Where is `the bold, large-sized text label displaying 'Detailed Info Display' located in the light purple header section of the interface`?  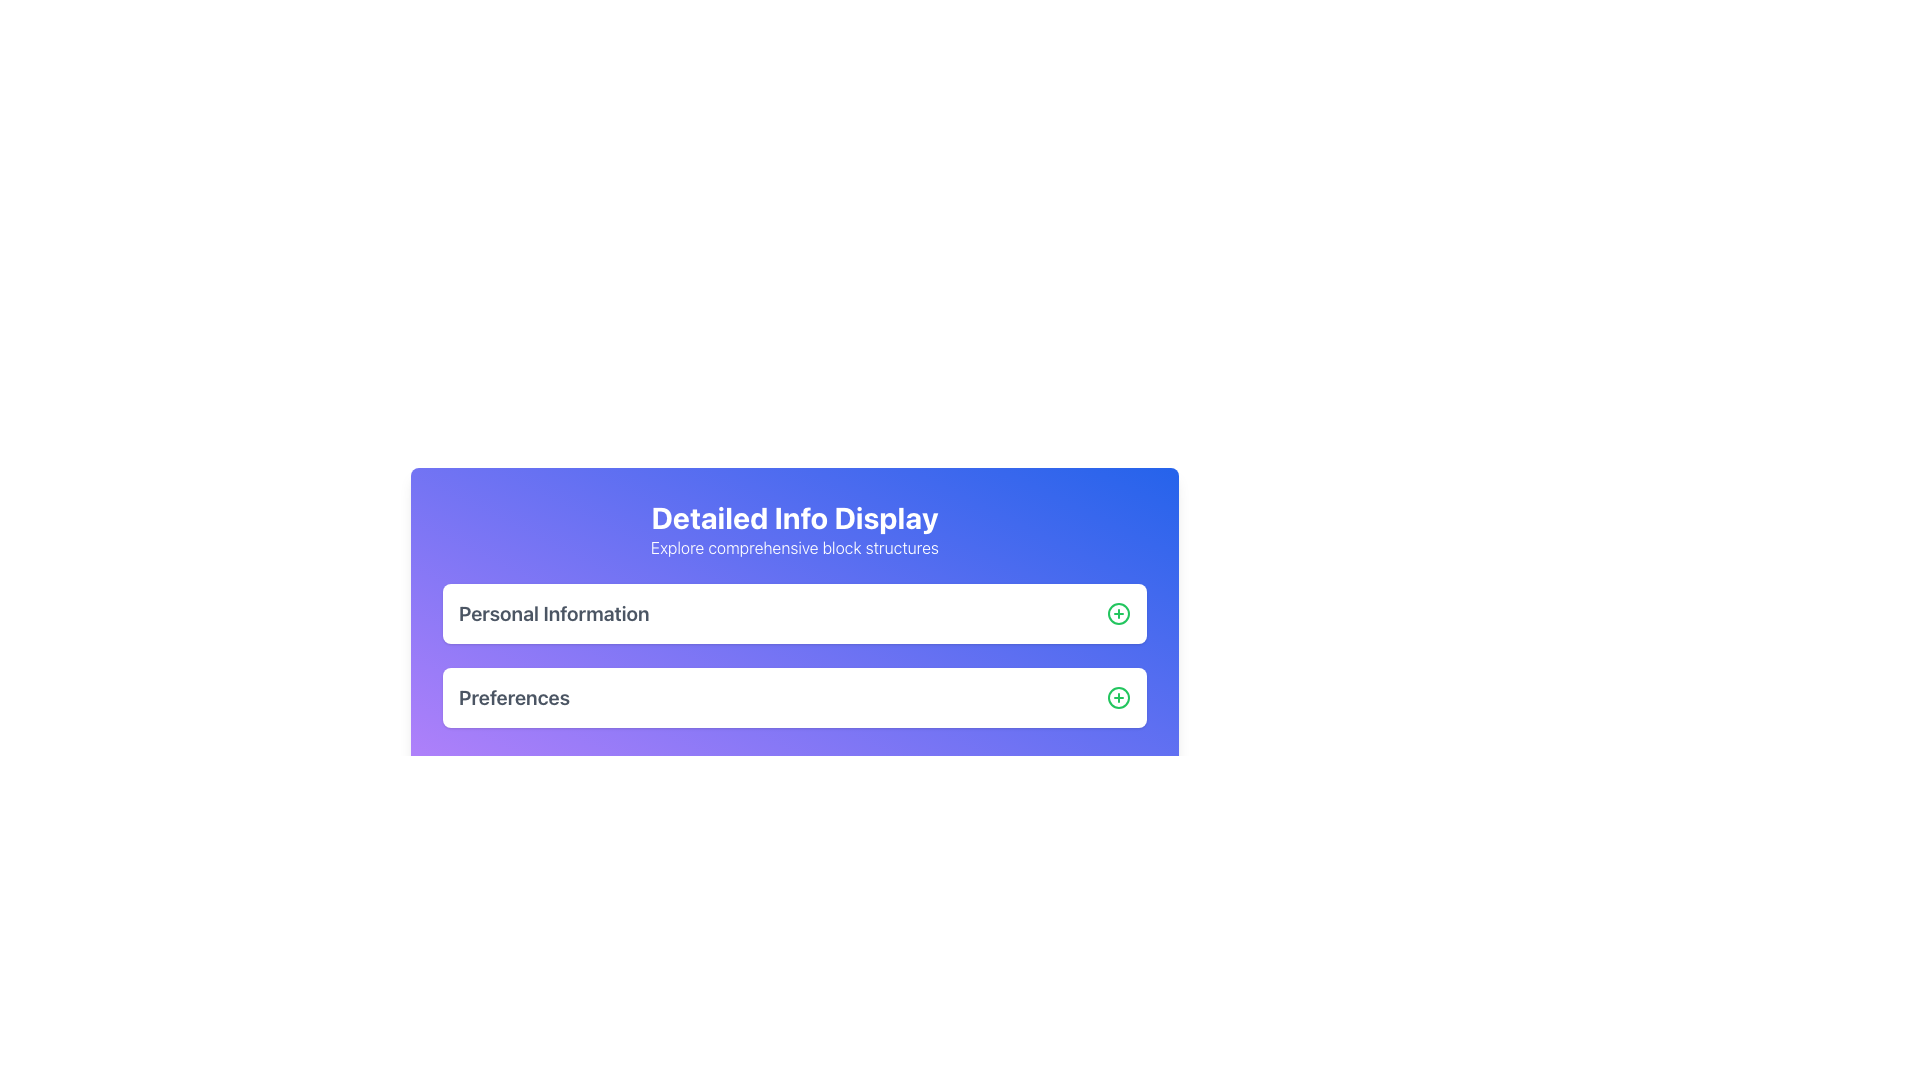
the bold, large-sized text label displaying 'Detailed Info Display' located in the light purple header section of the interface is located at coordinates (794, 516).